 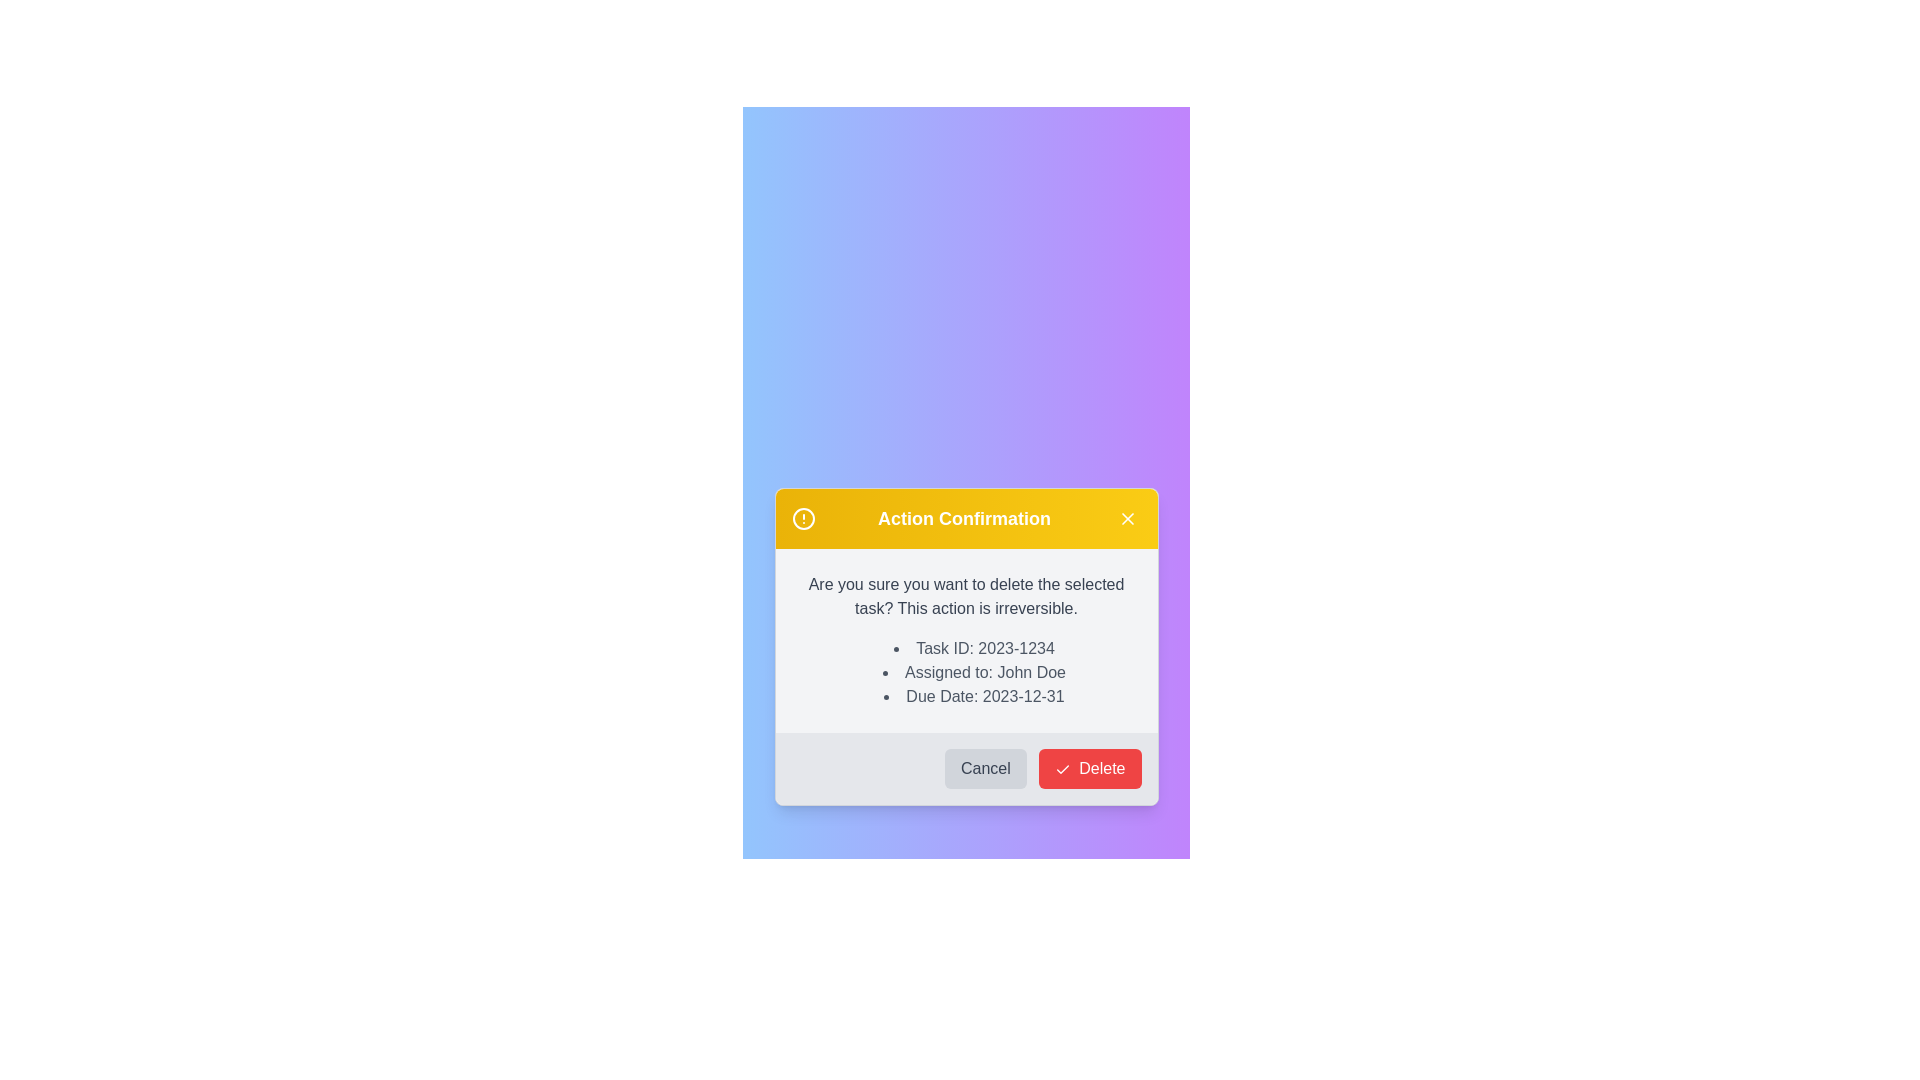 I want to click on the Close button icon located in the top-right corner of the yellow banner on the confirmation dialog, so click(x=1127, y=518).